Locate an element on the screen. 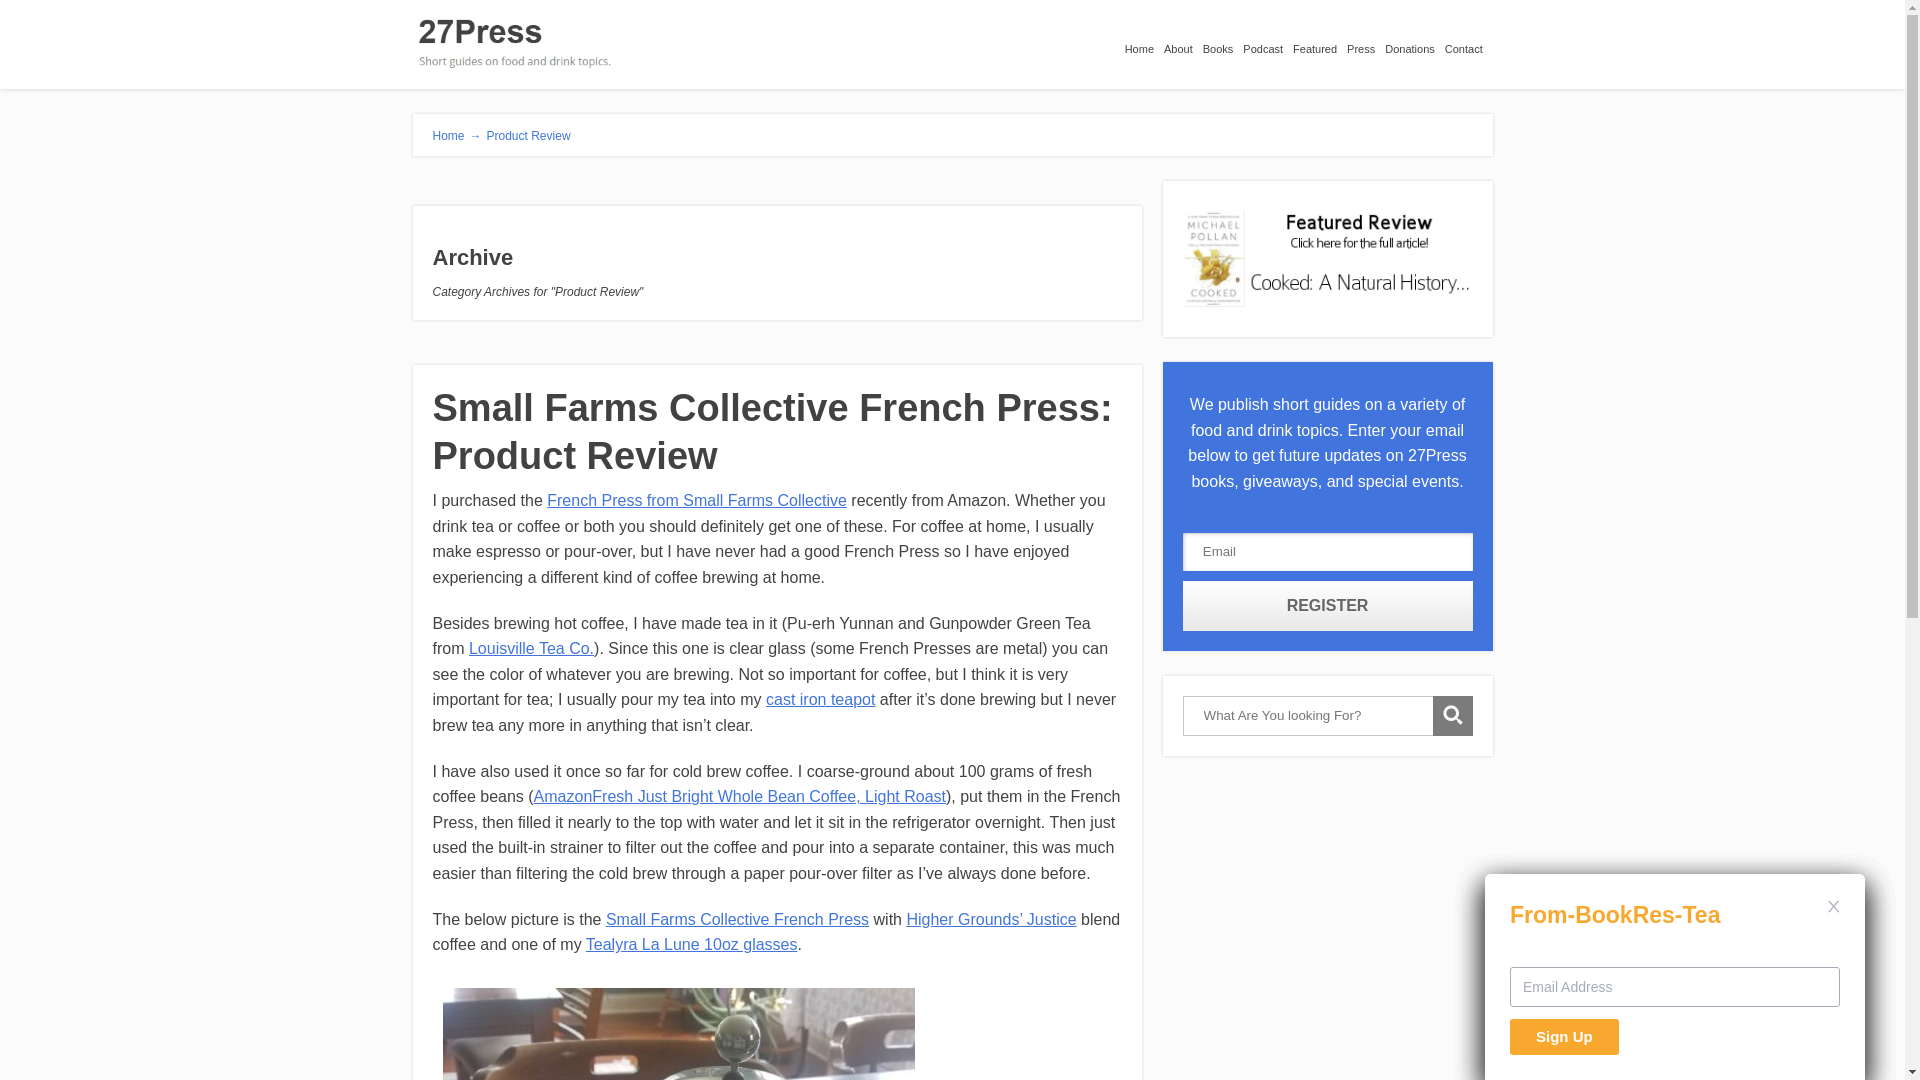 Image resolution: width=1920 pixels, height=1080 pixels. 'Press' is located at coordinates (1365, 43).